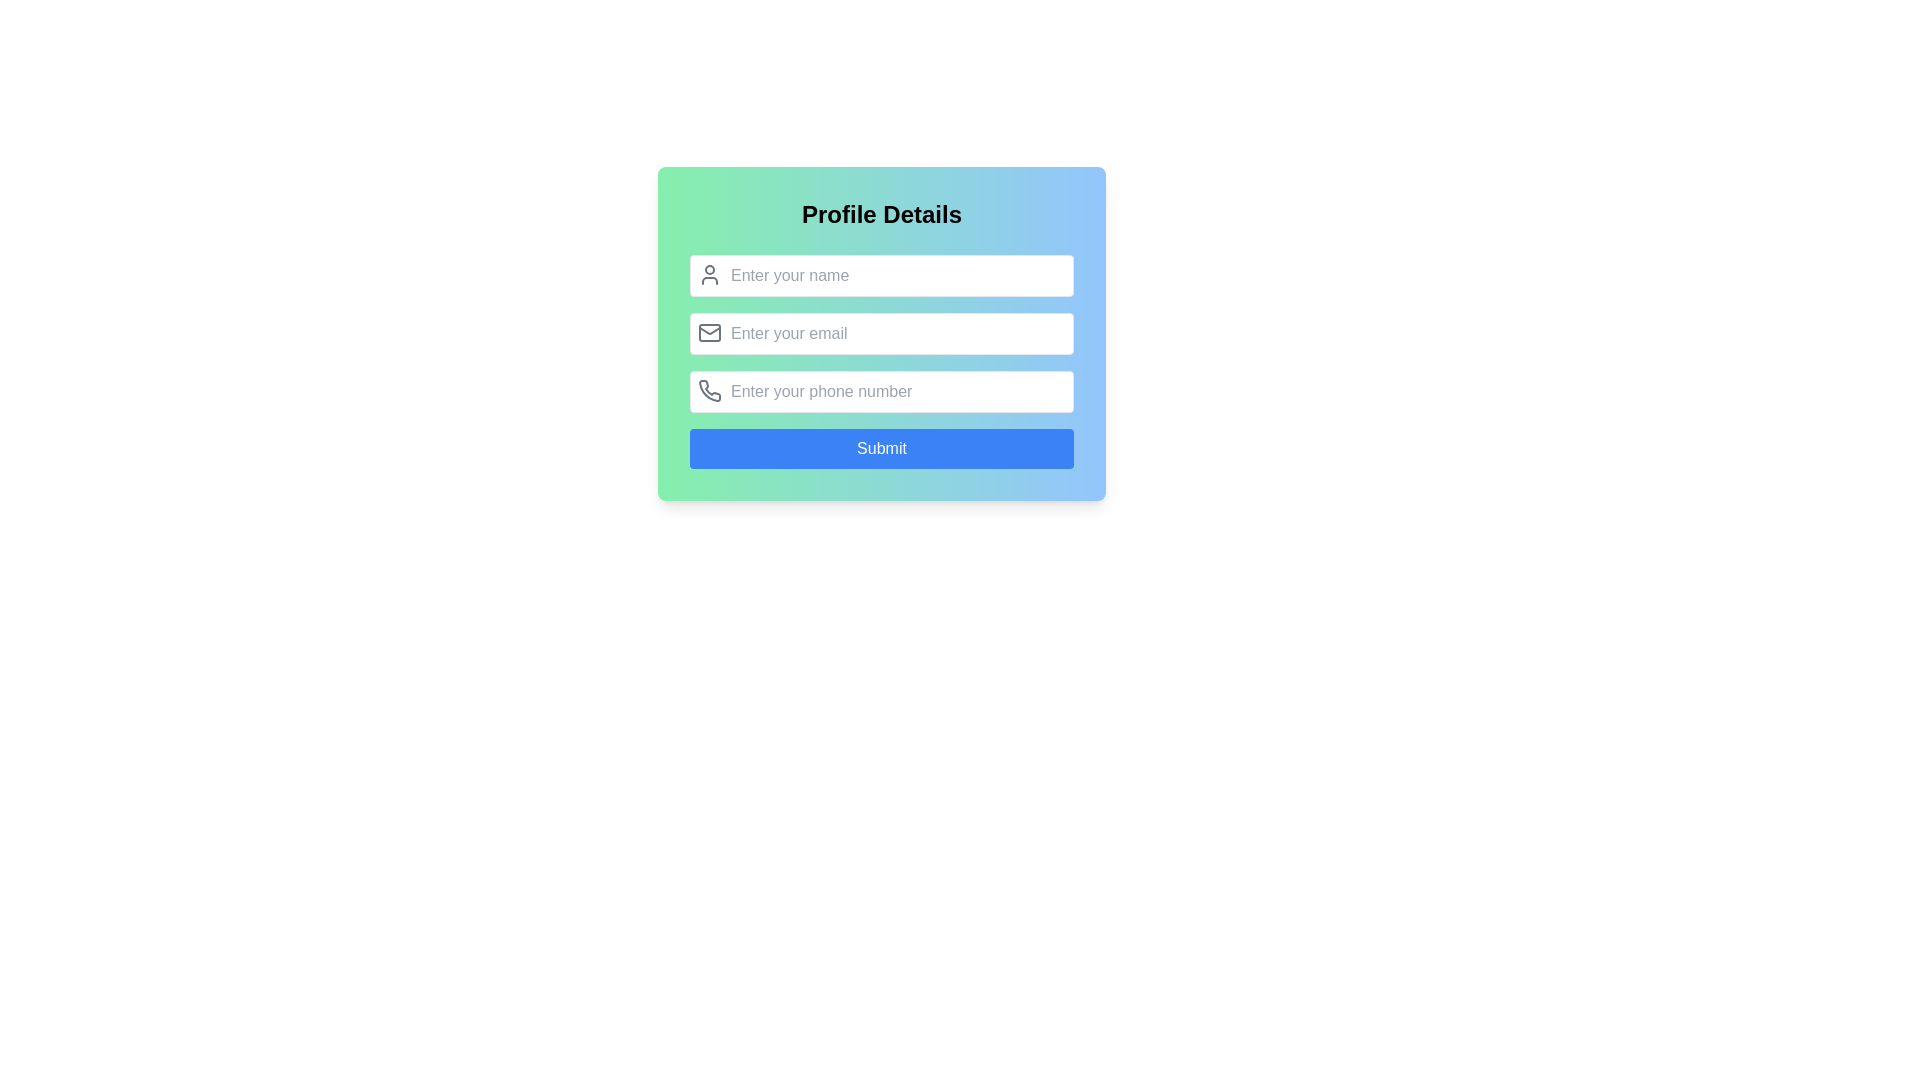  I want to click on the 'Submit' button, which is a rectangular button with rounded edges, a solid blue background, and white text, located at the bottom of the form interface, so click(881, 447).